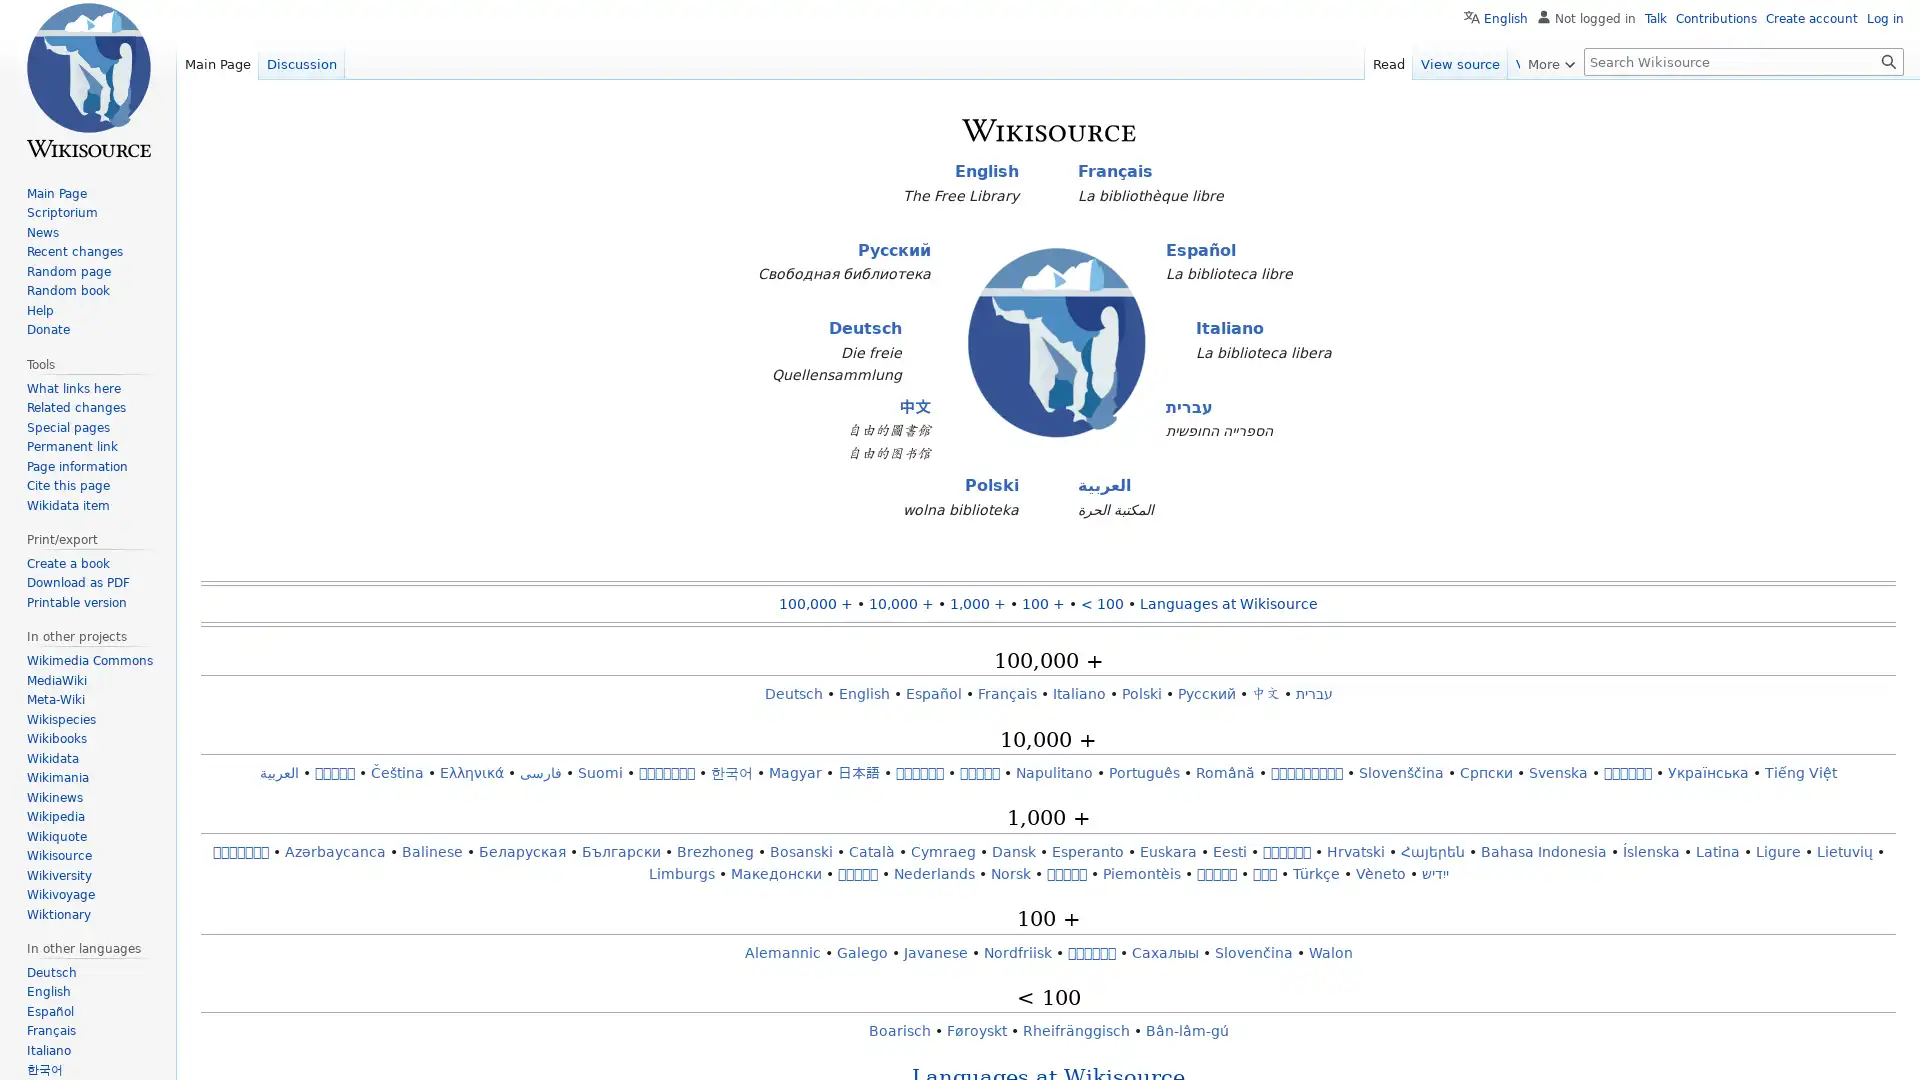  What do you see at coordinates (1888, 60) in the screenshot?
I see `Go` at bounding box center [1888, 60].